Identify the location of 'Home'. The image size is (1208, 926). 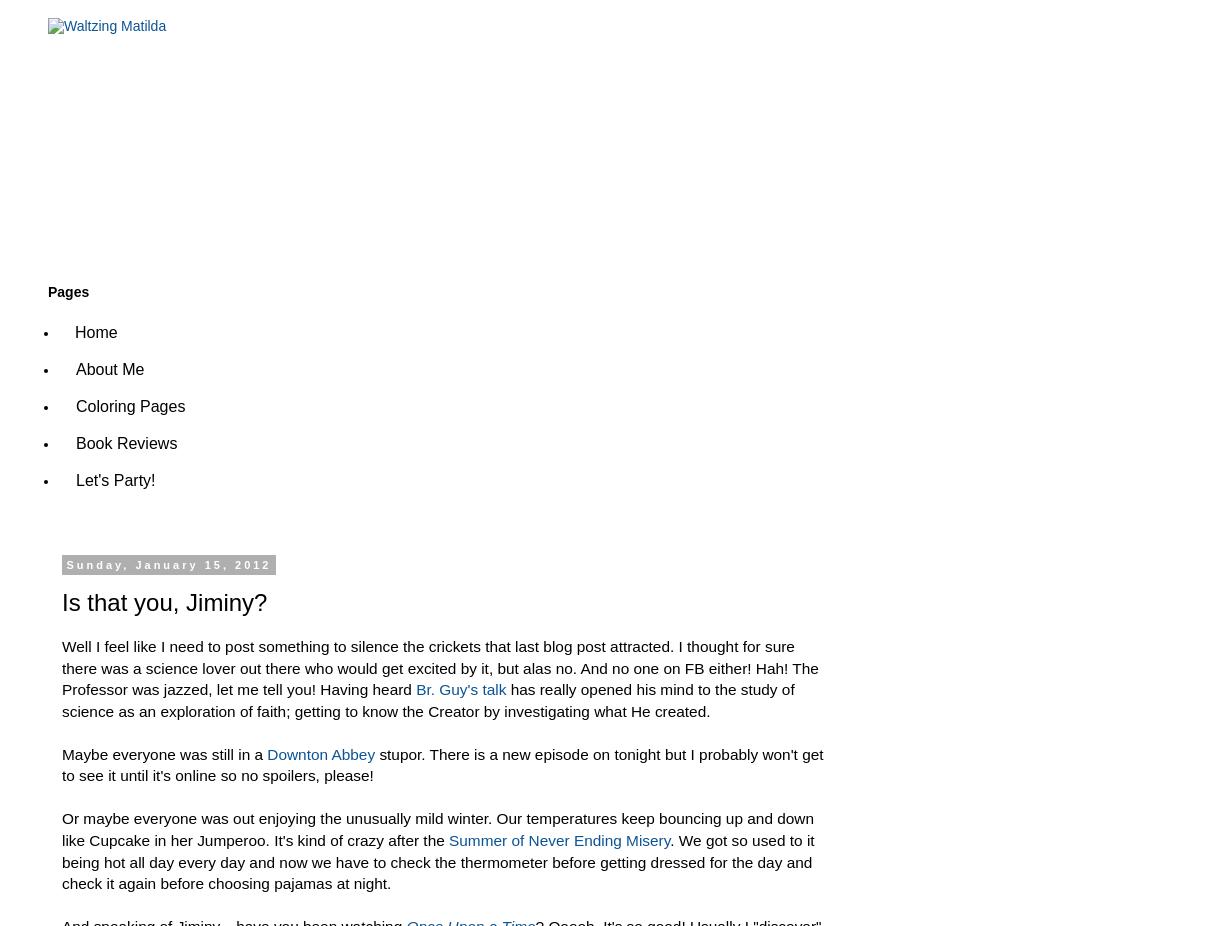
(74, 331).